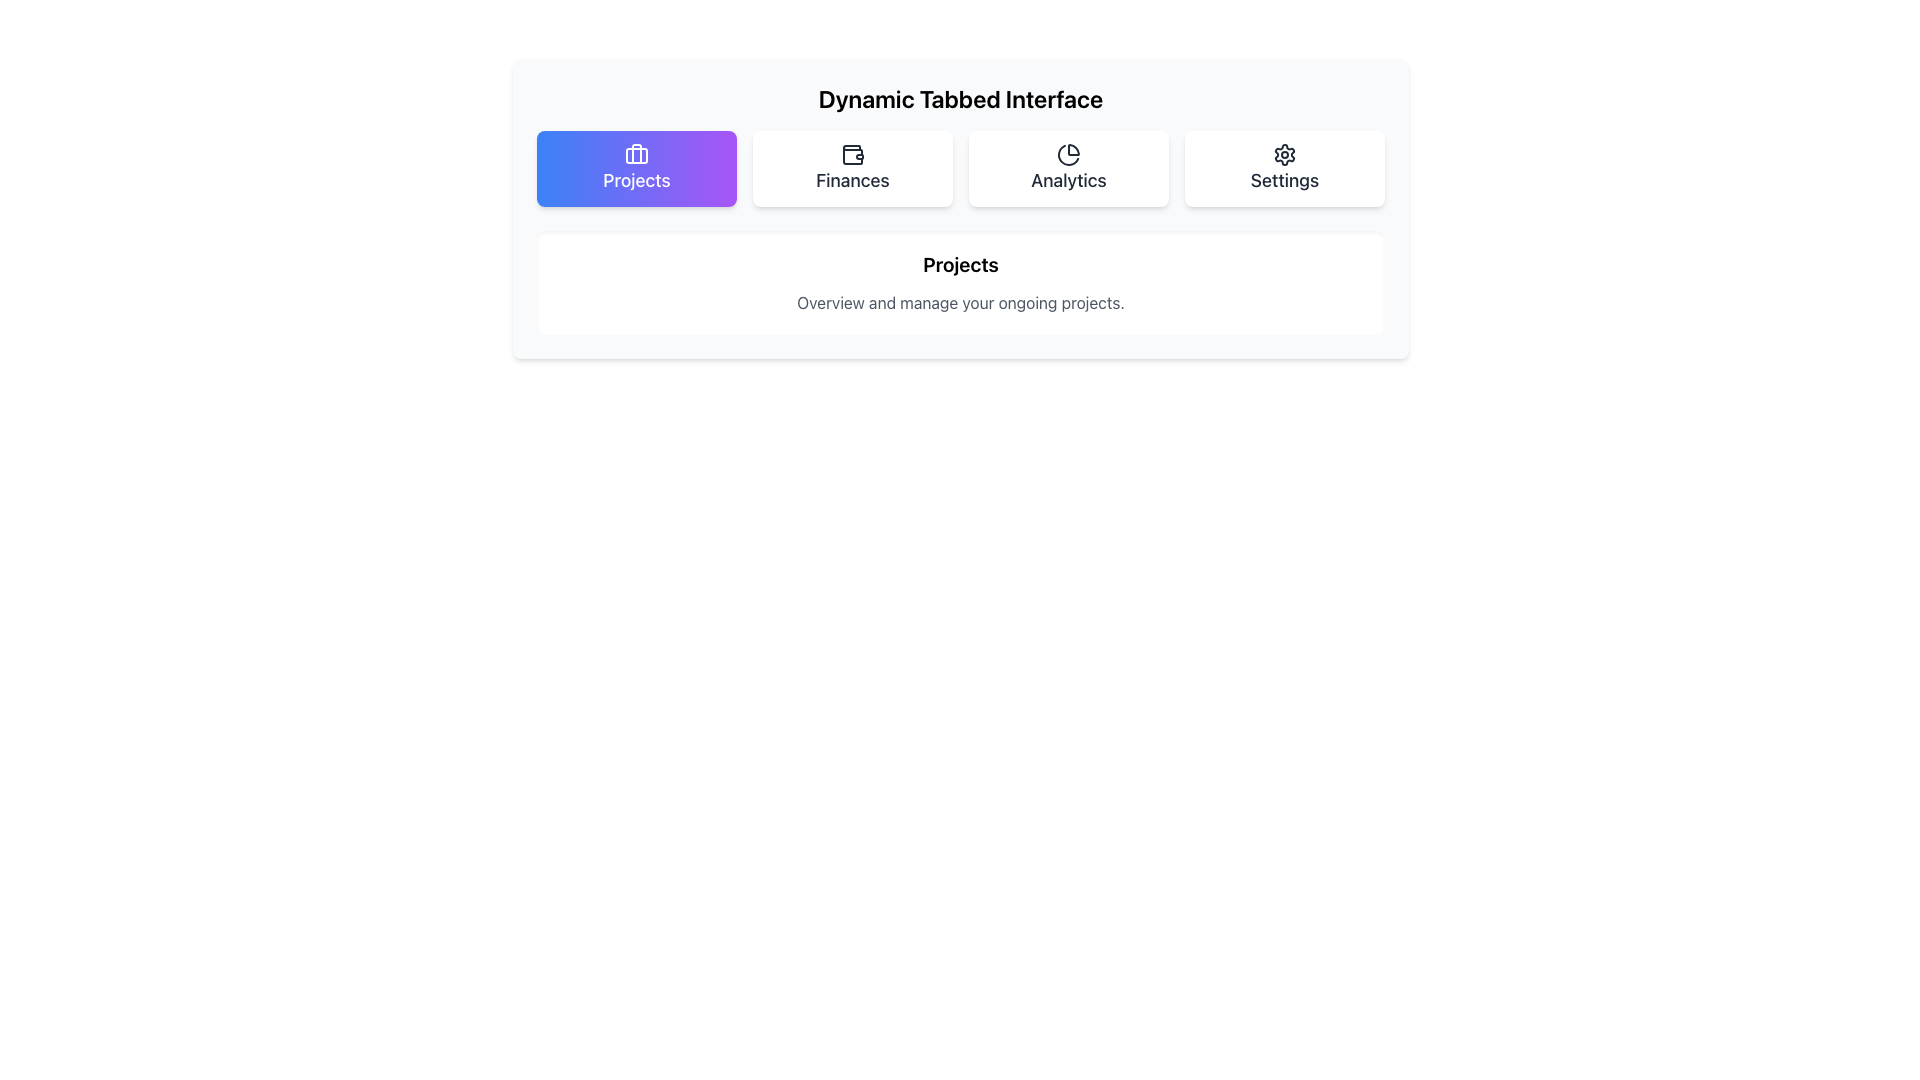 The width and height of the screenshot is (1920, 1080). What do you see at coordinates (960, 303) in the screenshot?
I see `the descriptive text located under the 'Projects' header, which provides additional context about the 'Projects' section` at bounding box center [960, 303].